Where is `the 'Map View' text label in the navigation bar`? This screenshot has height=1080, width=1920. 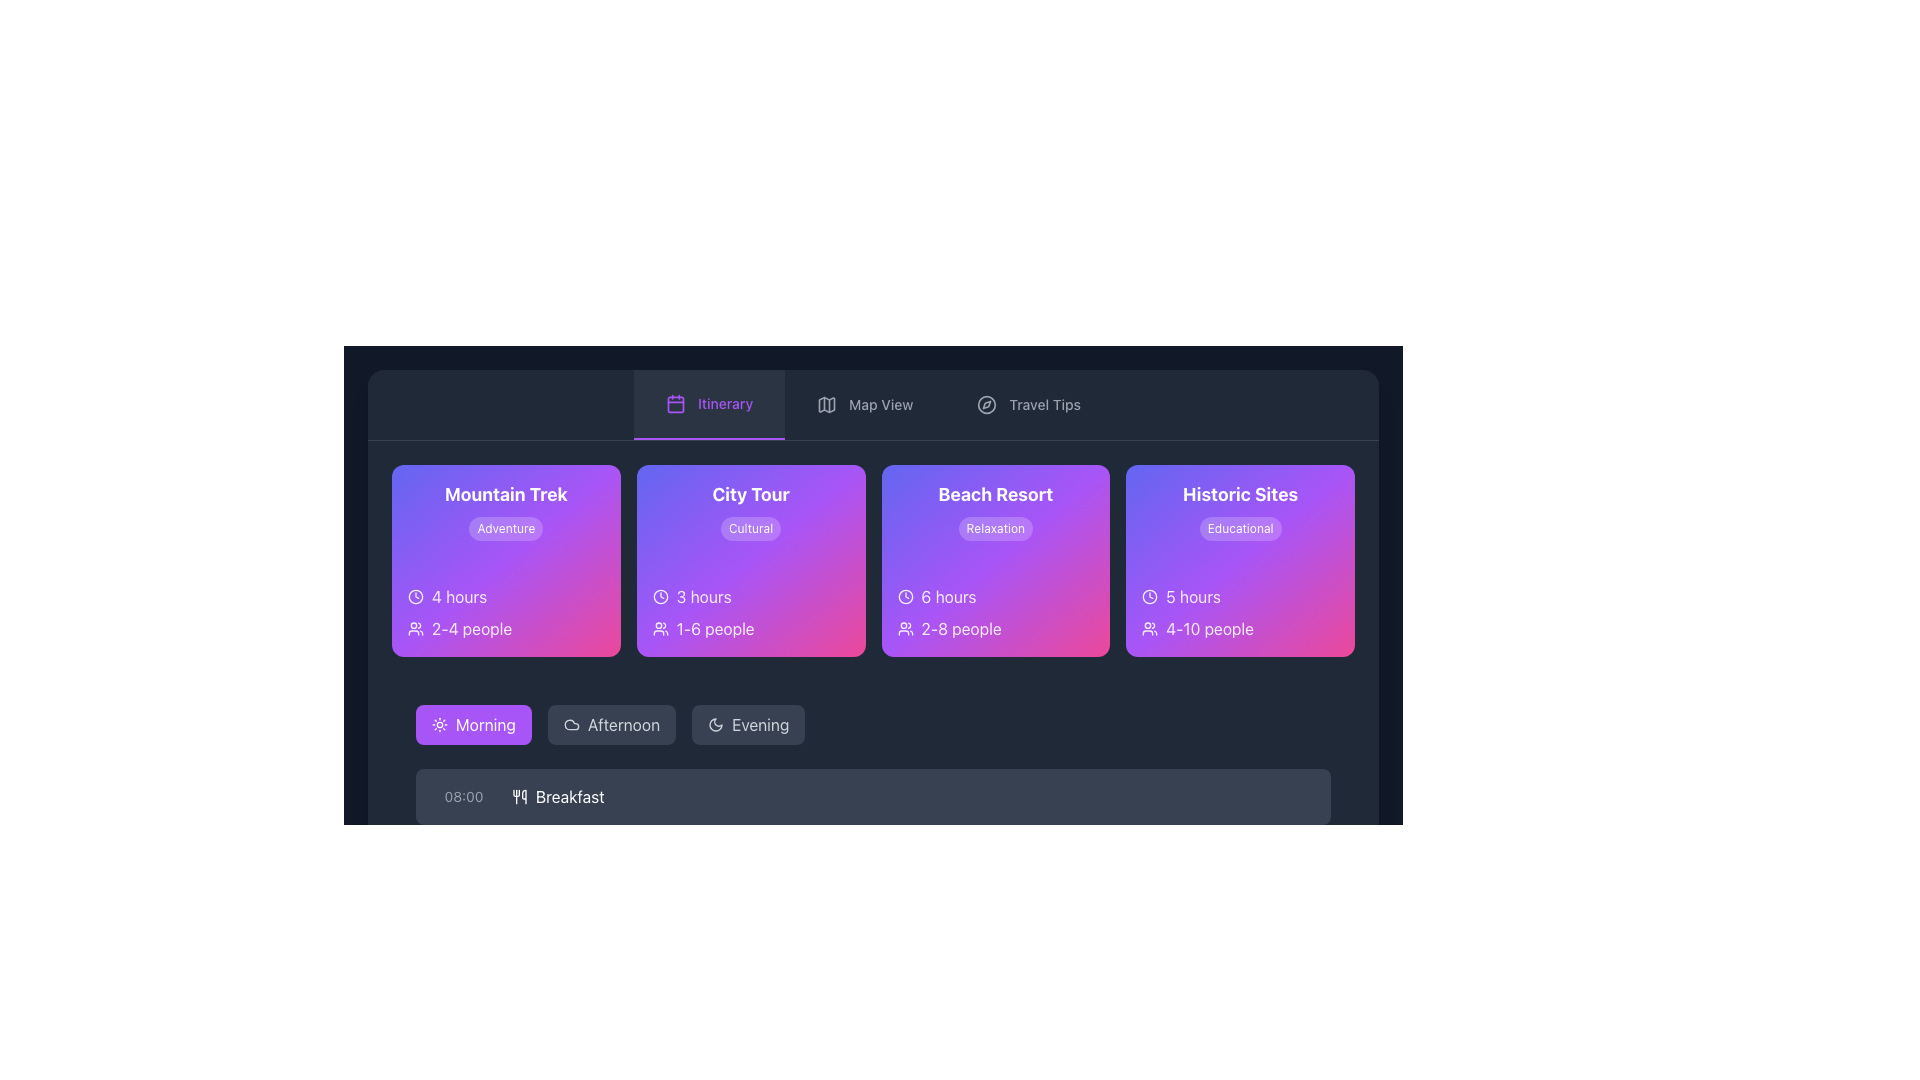 the 'Map View' text label in the navigation bar is located at coordinates (880, 405).